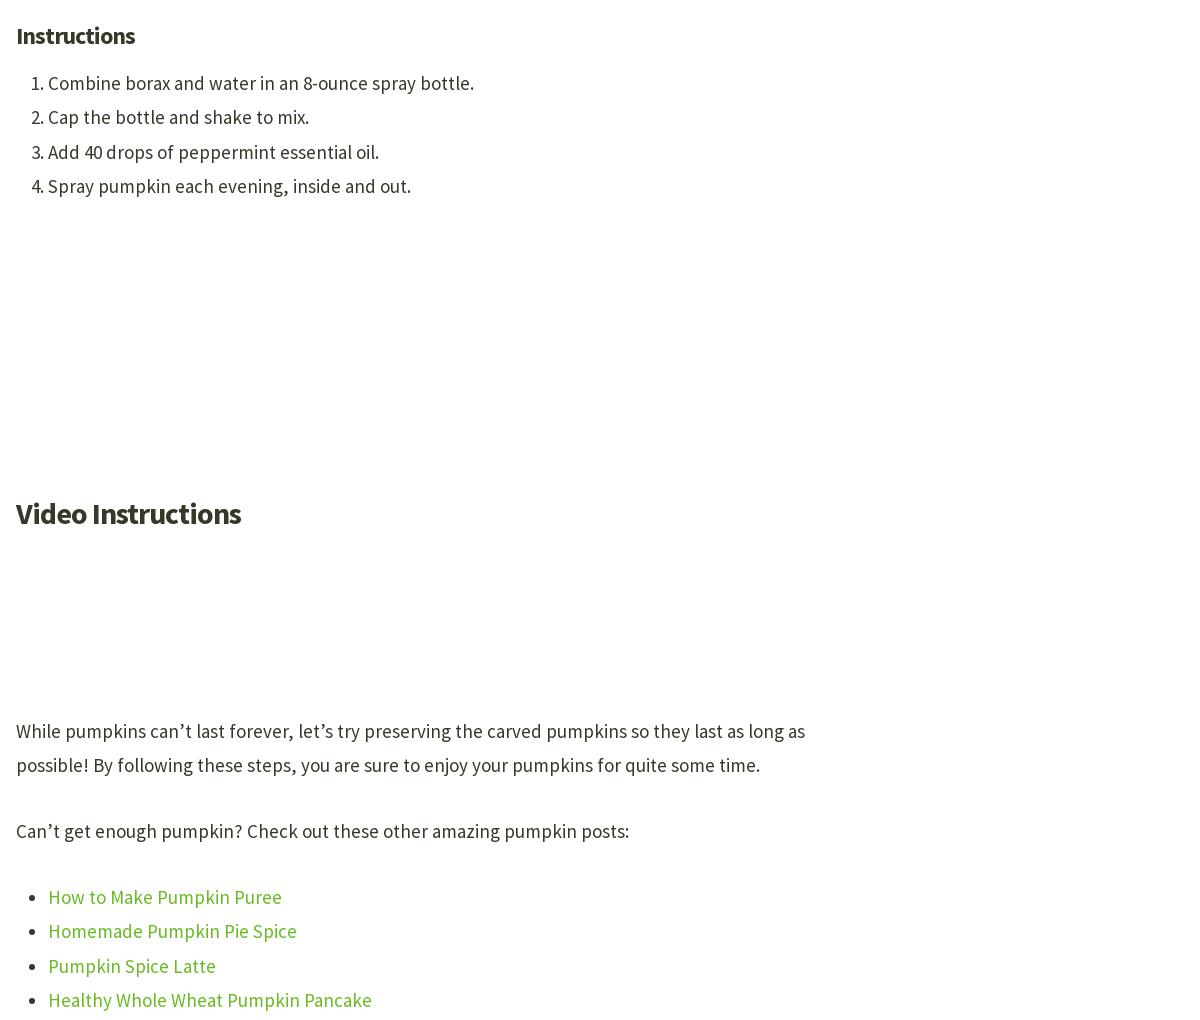 The width and height of the screenshot is (1200, 1020). What do you see at coordinates (132, 964) in the screenshot?
I see `'Pumpkin Spice Latte'` at bounding box center [132, 964].